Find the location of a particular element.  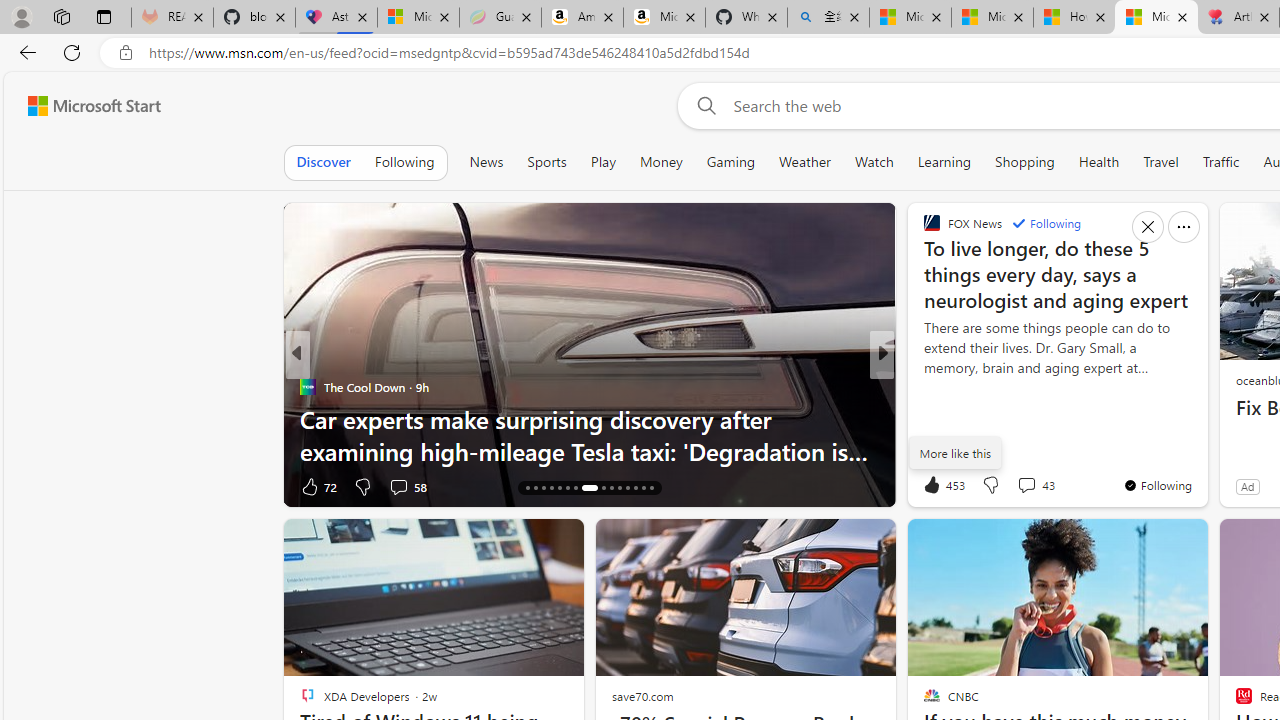

'View comments 197 Comment' is located at coordinates (1032, 486).